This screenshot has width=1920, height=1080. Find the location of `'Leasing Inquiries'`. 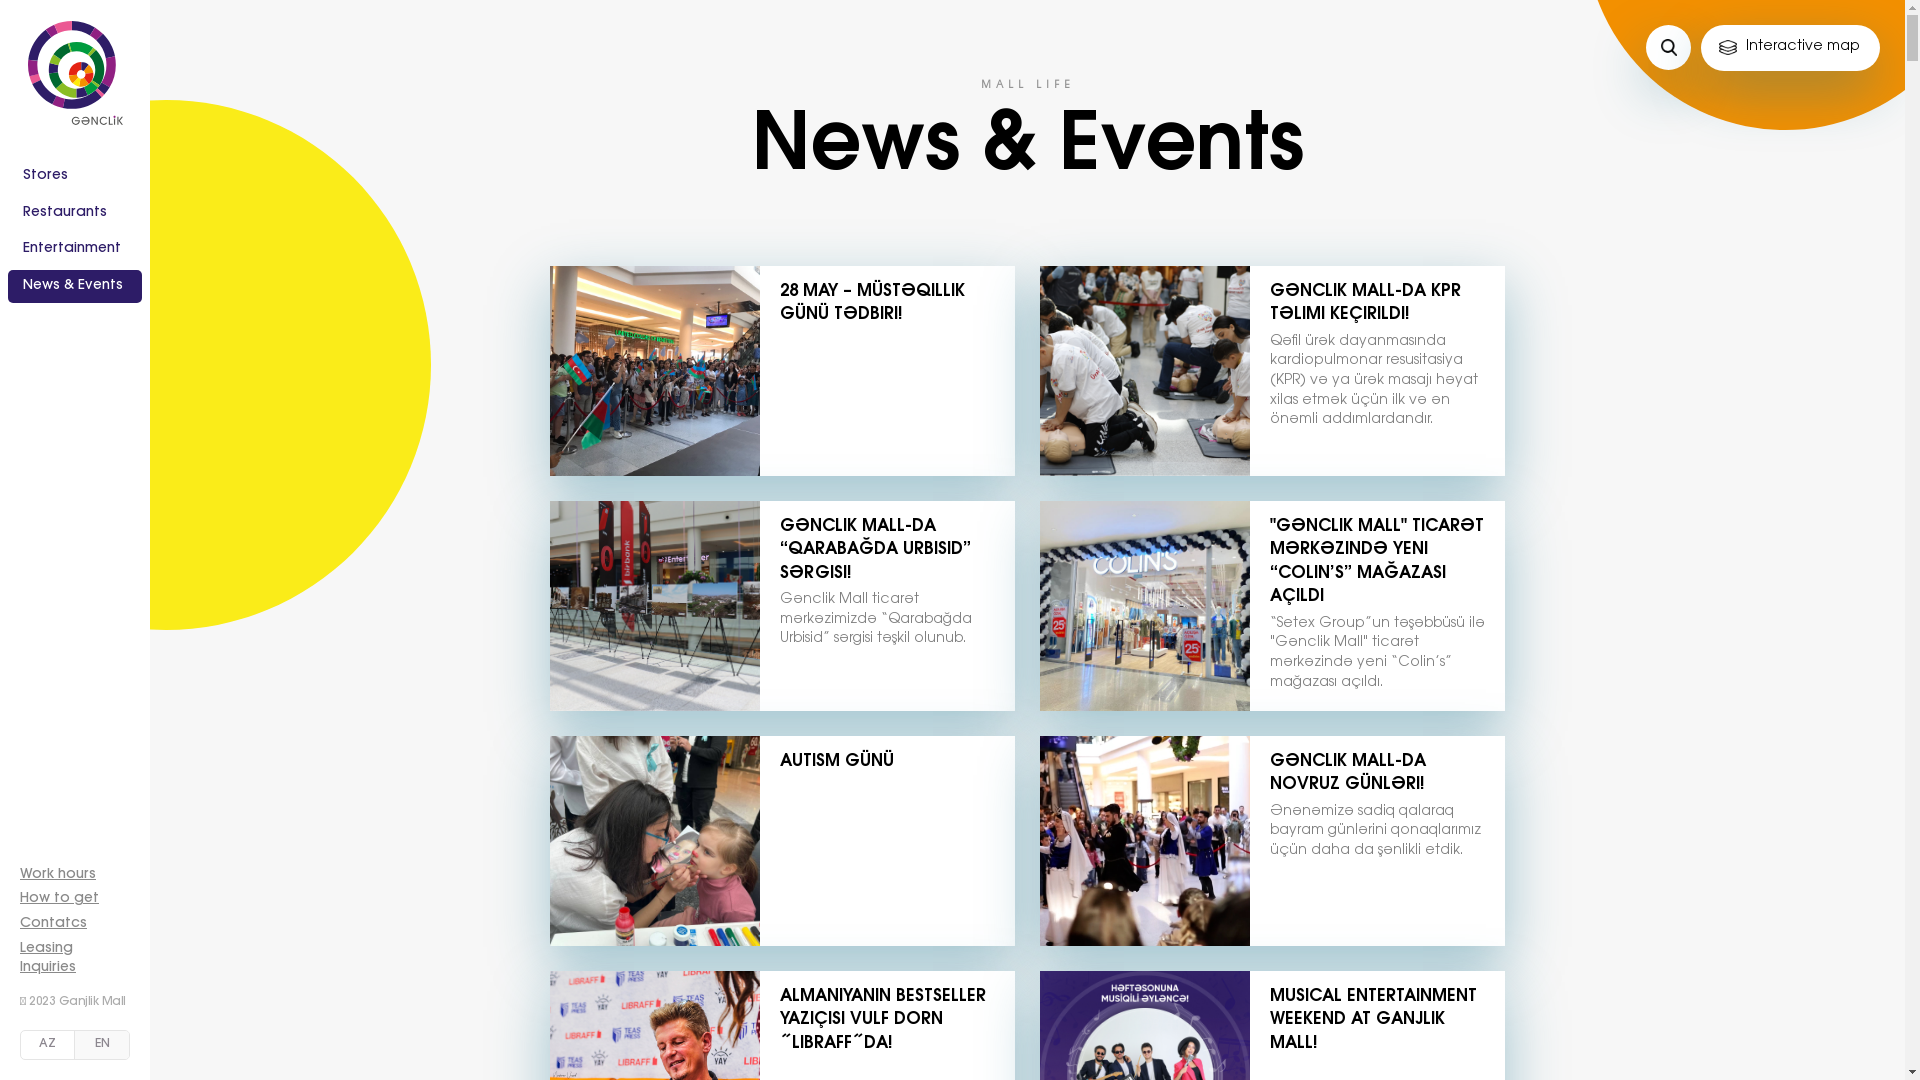

'Leasing Inquiries' is located at coordinates (48, 958).